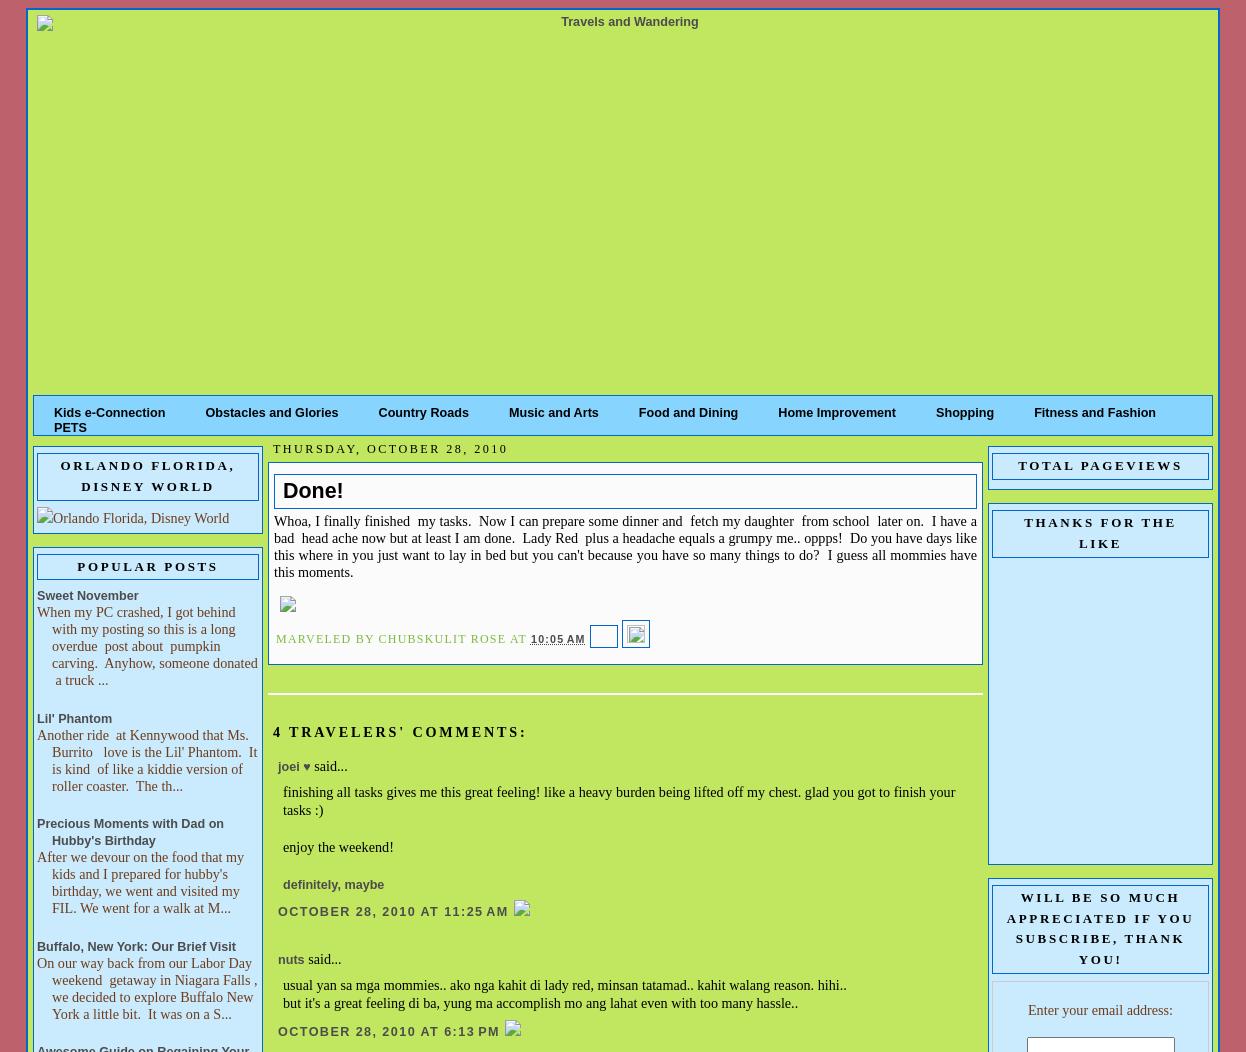 Image resolution: width=1246 pixels, height=1052 pixels. Describe the element at coordinates (147, 758) in the screenshot. I see `'Another ride  at Kennywood that Ms. Burrito   love is the Lil' Phantom.  It is kind  of like a kiddie version of roller coaster.  The th...'` at that location.